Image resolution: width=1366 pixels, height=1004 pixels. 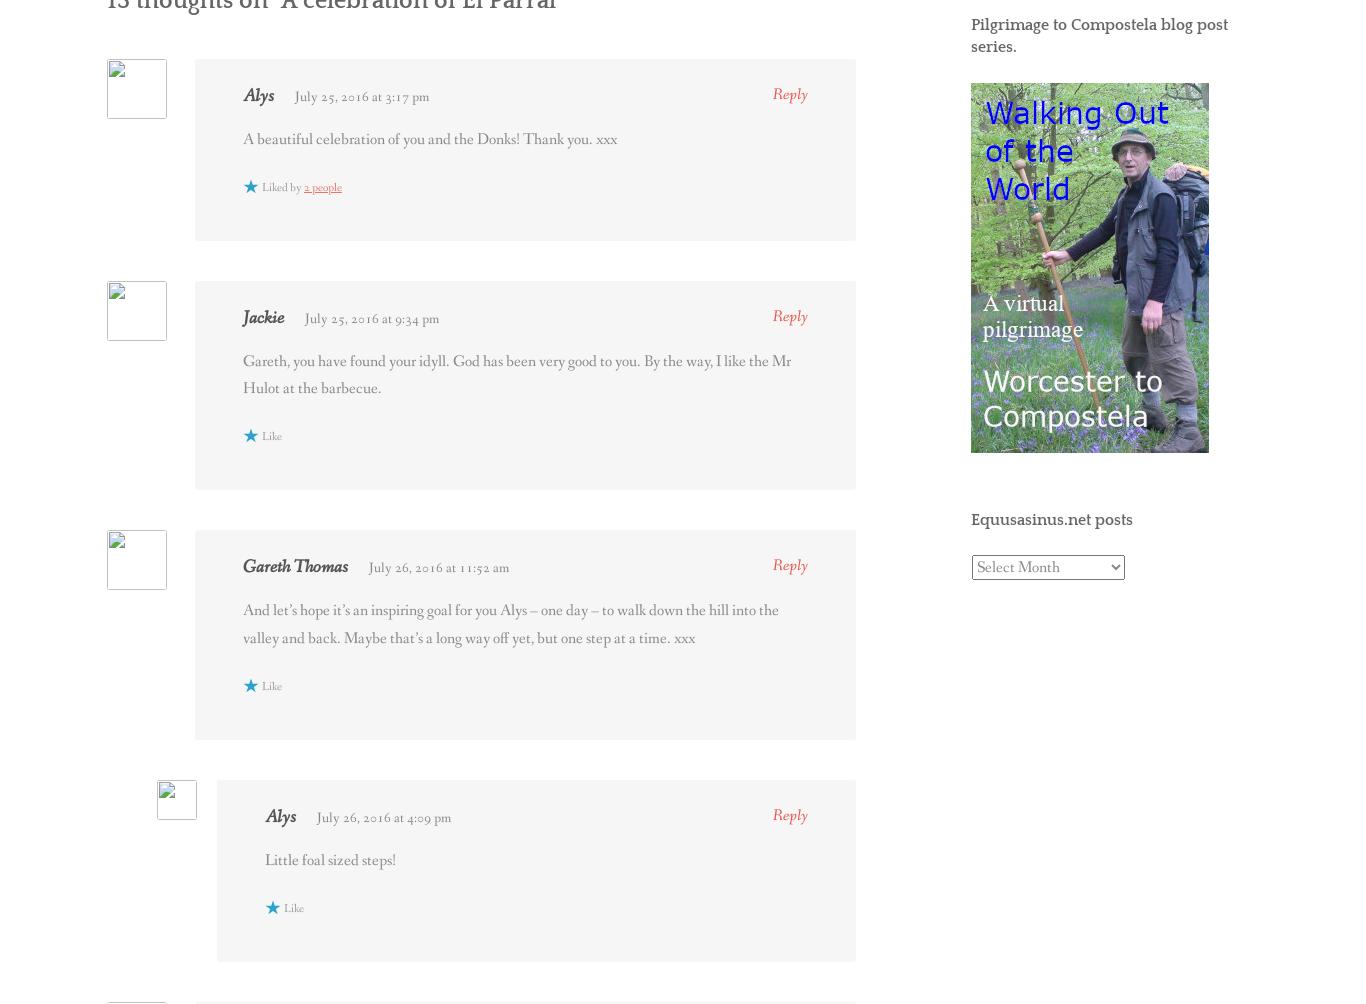 I want to click on 'Liked by', so click(x=261, y=187).